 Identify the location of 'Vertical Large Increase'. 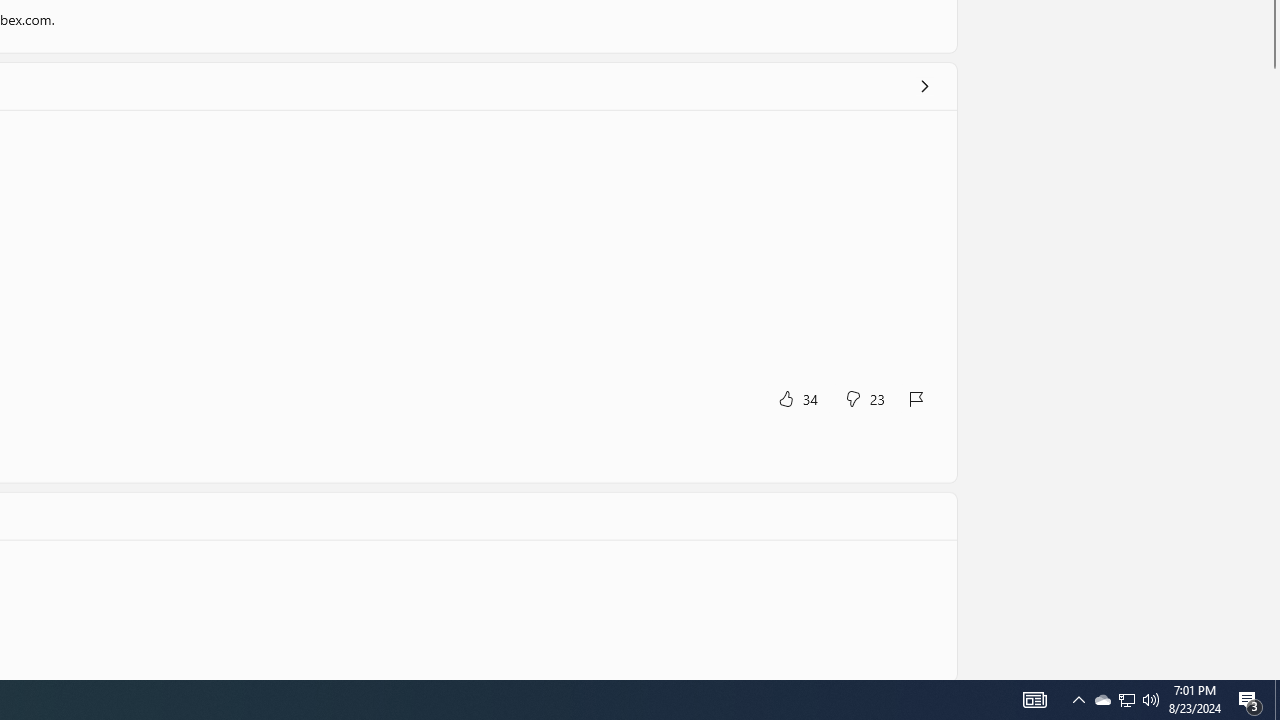
(1271, 369).